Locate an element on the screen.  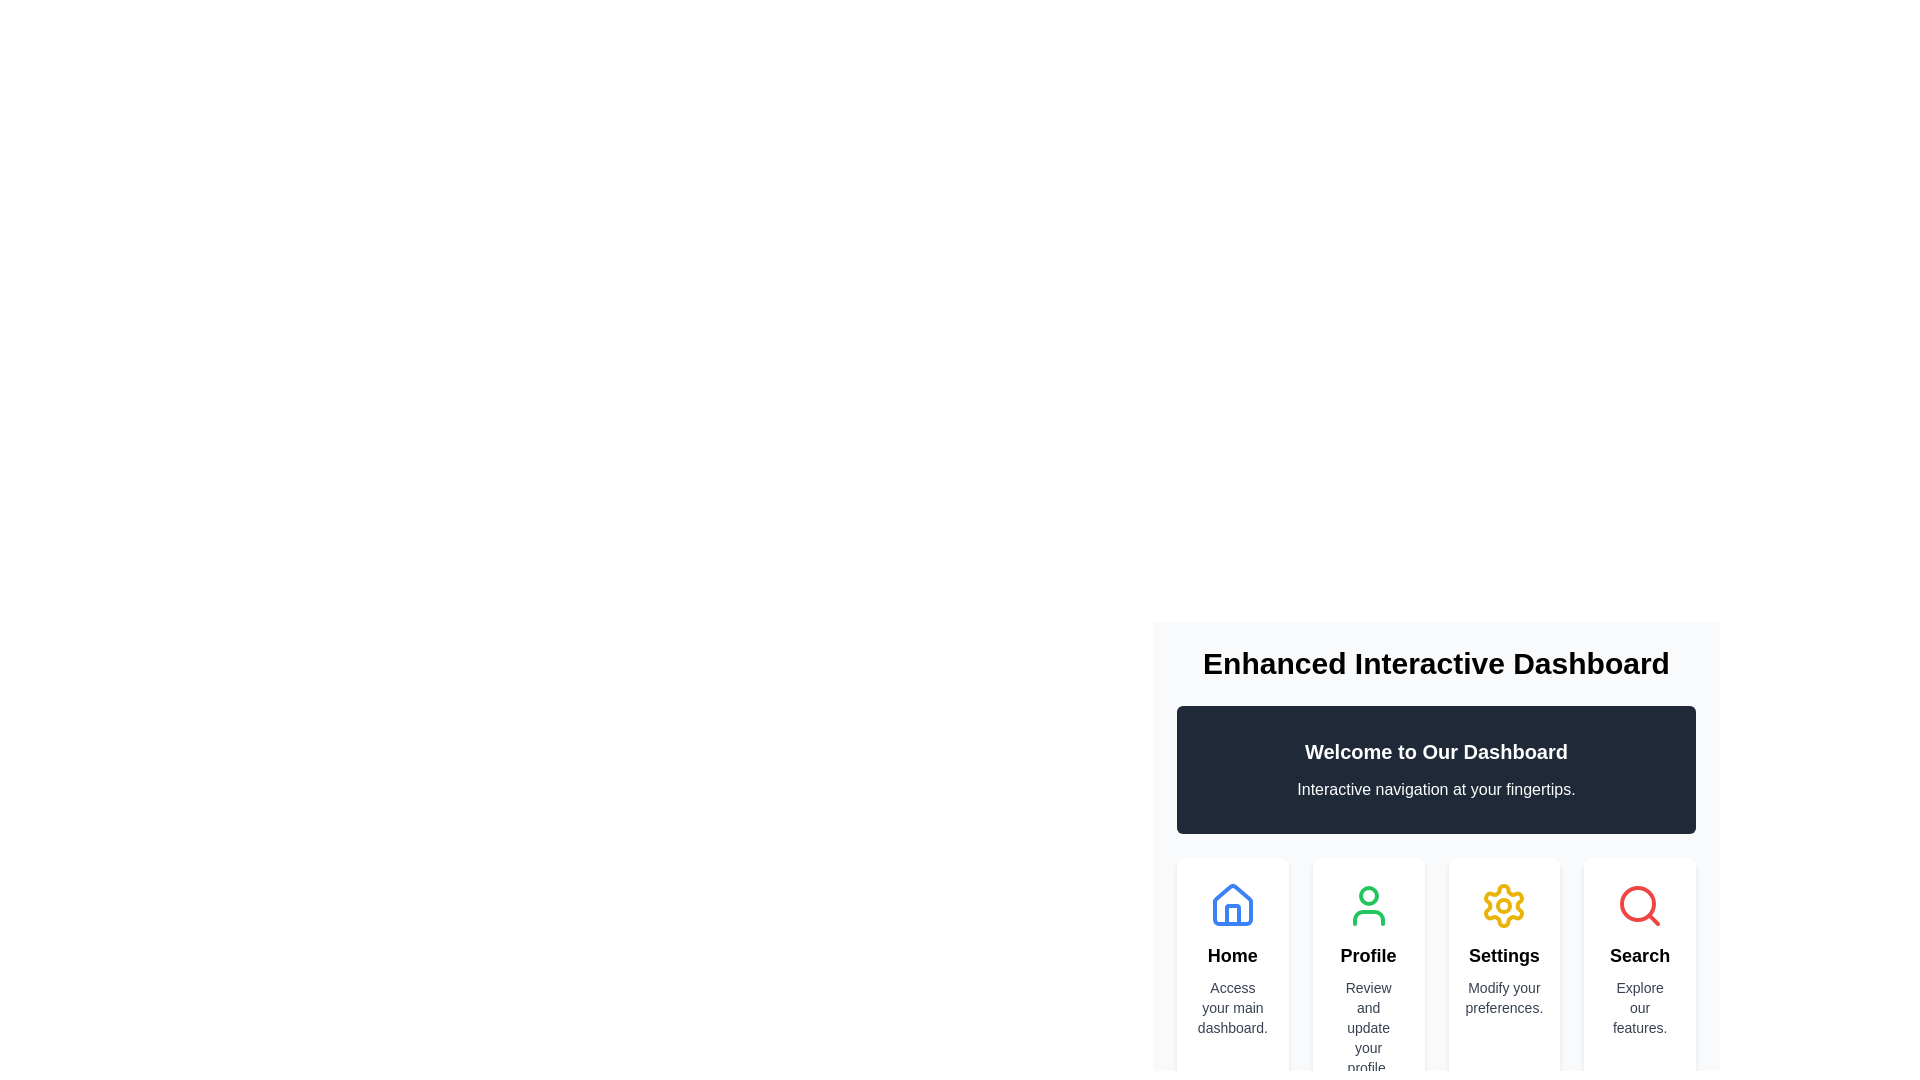
welcoming header text label at the center of the dashboard interface, which introduces users to the current section or application is located at coordinates (1435, 752).